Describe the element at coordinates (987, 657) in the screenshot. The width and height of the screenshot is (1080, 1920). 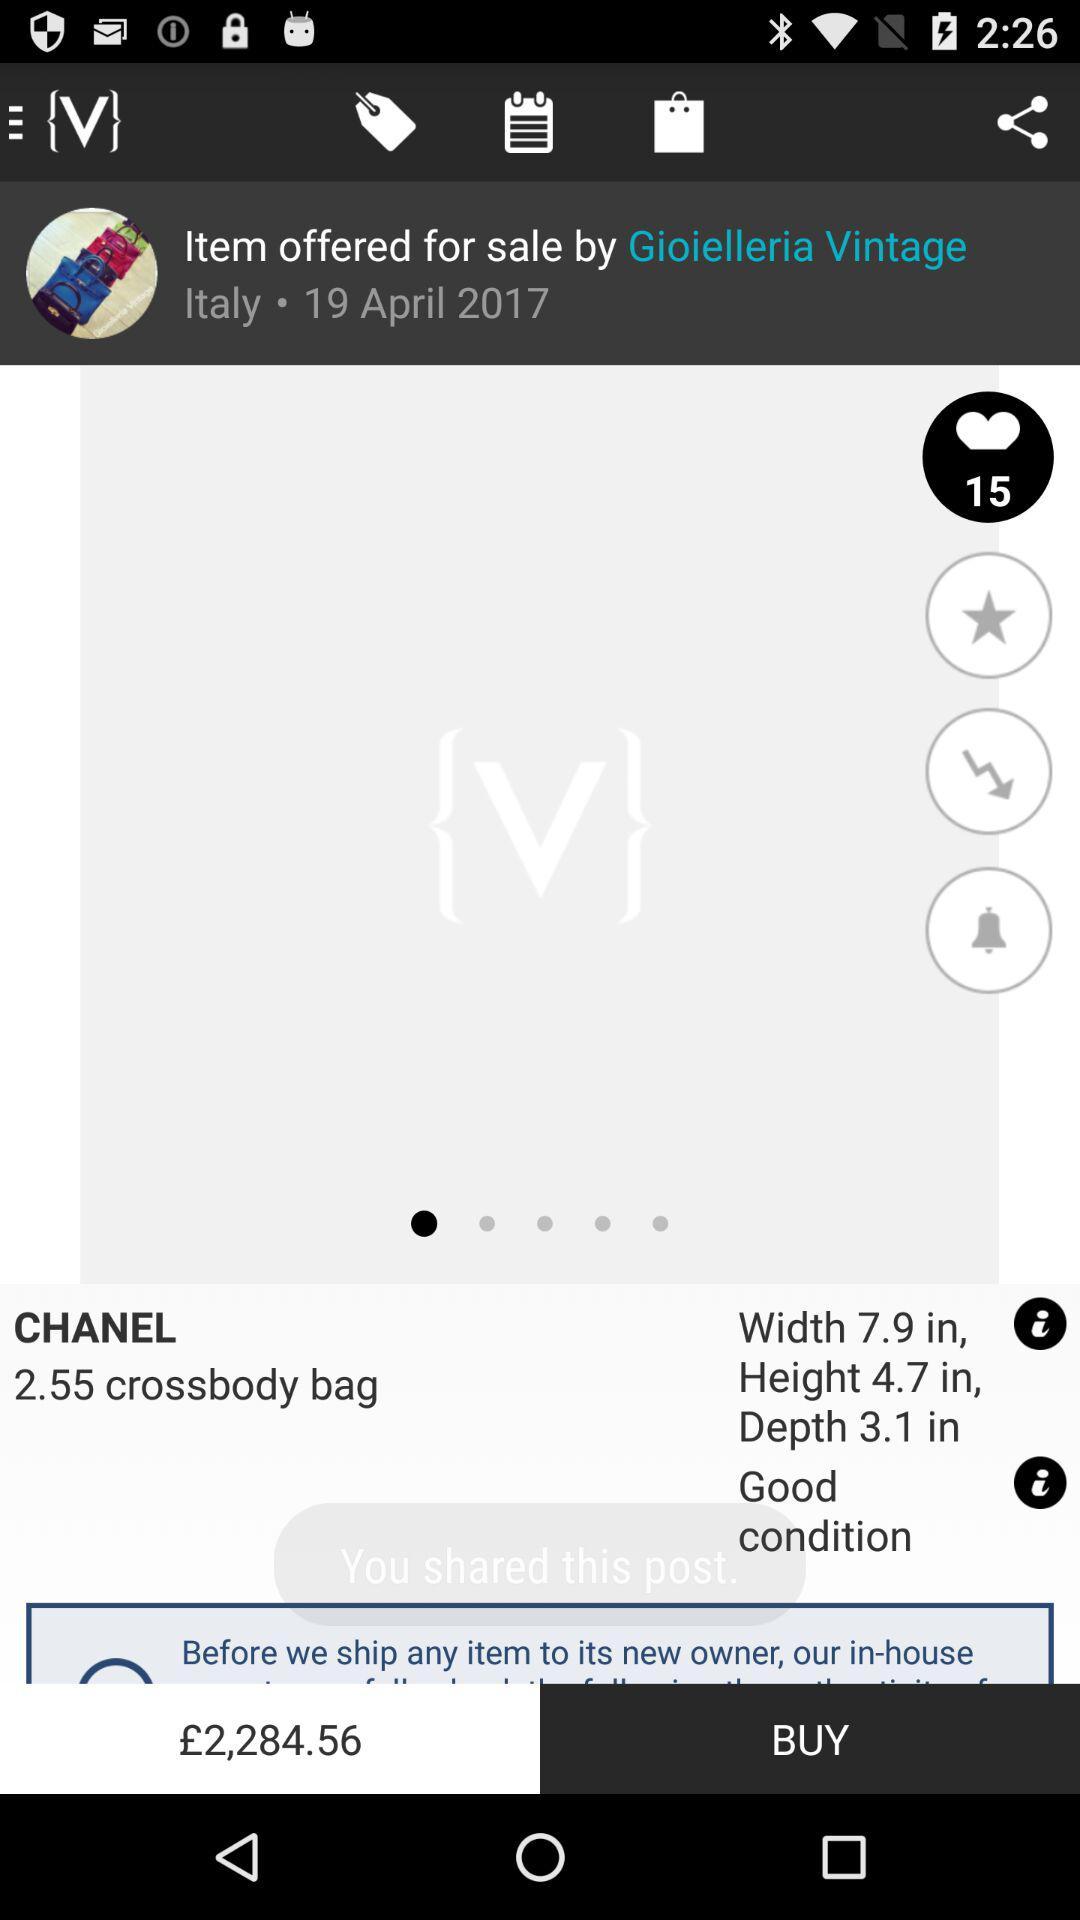
I see `the star icon` at that location.